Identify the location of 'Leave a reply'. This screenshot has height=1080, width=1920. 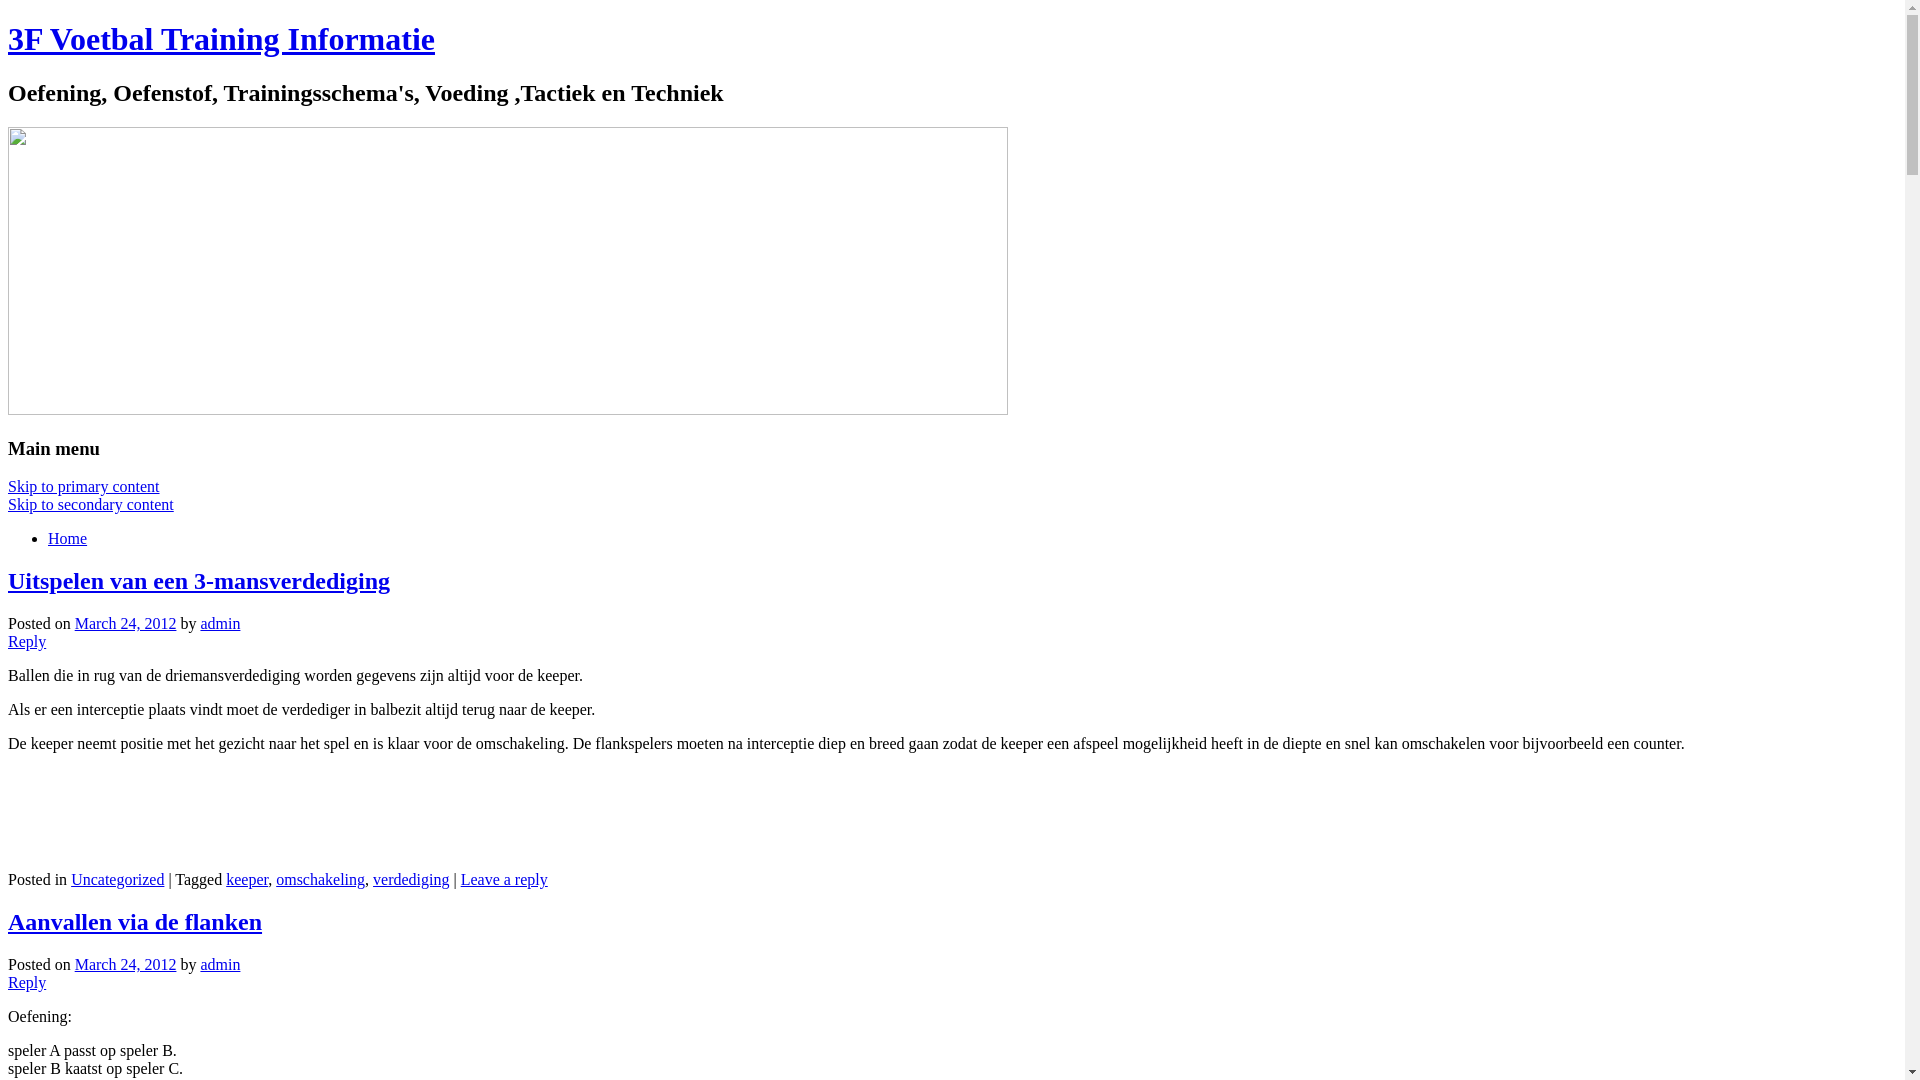
(504, 878).